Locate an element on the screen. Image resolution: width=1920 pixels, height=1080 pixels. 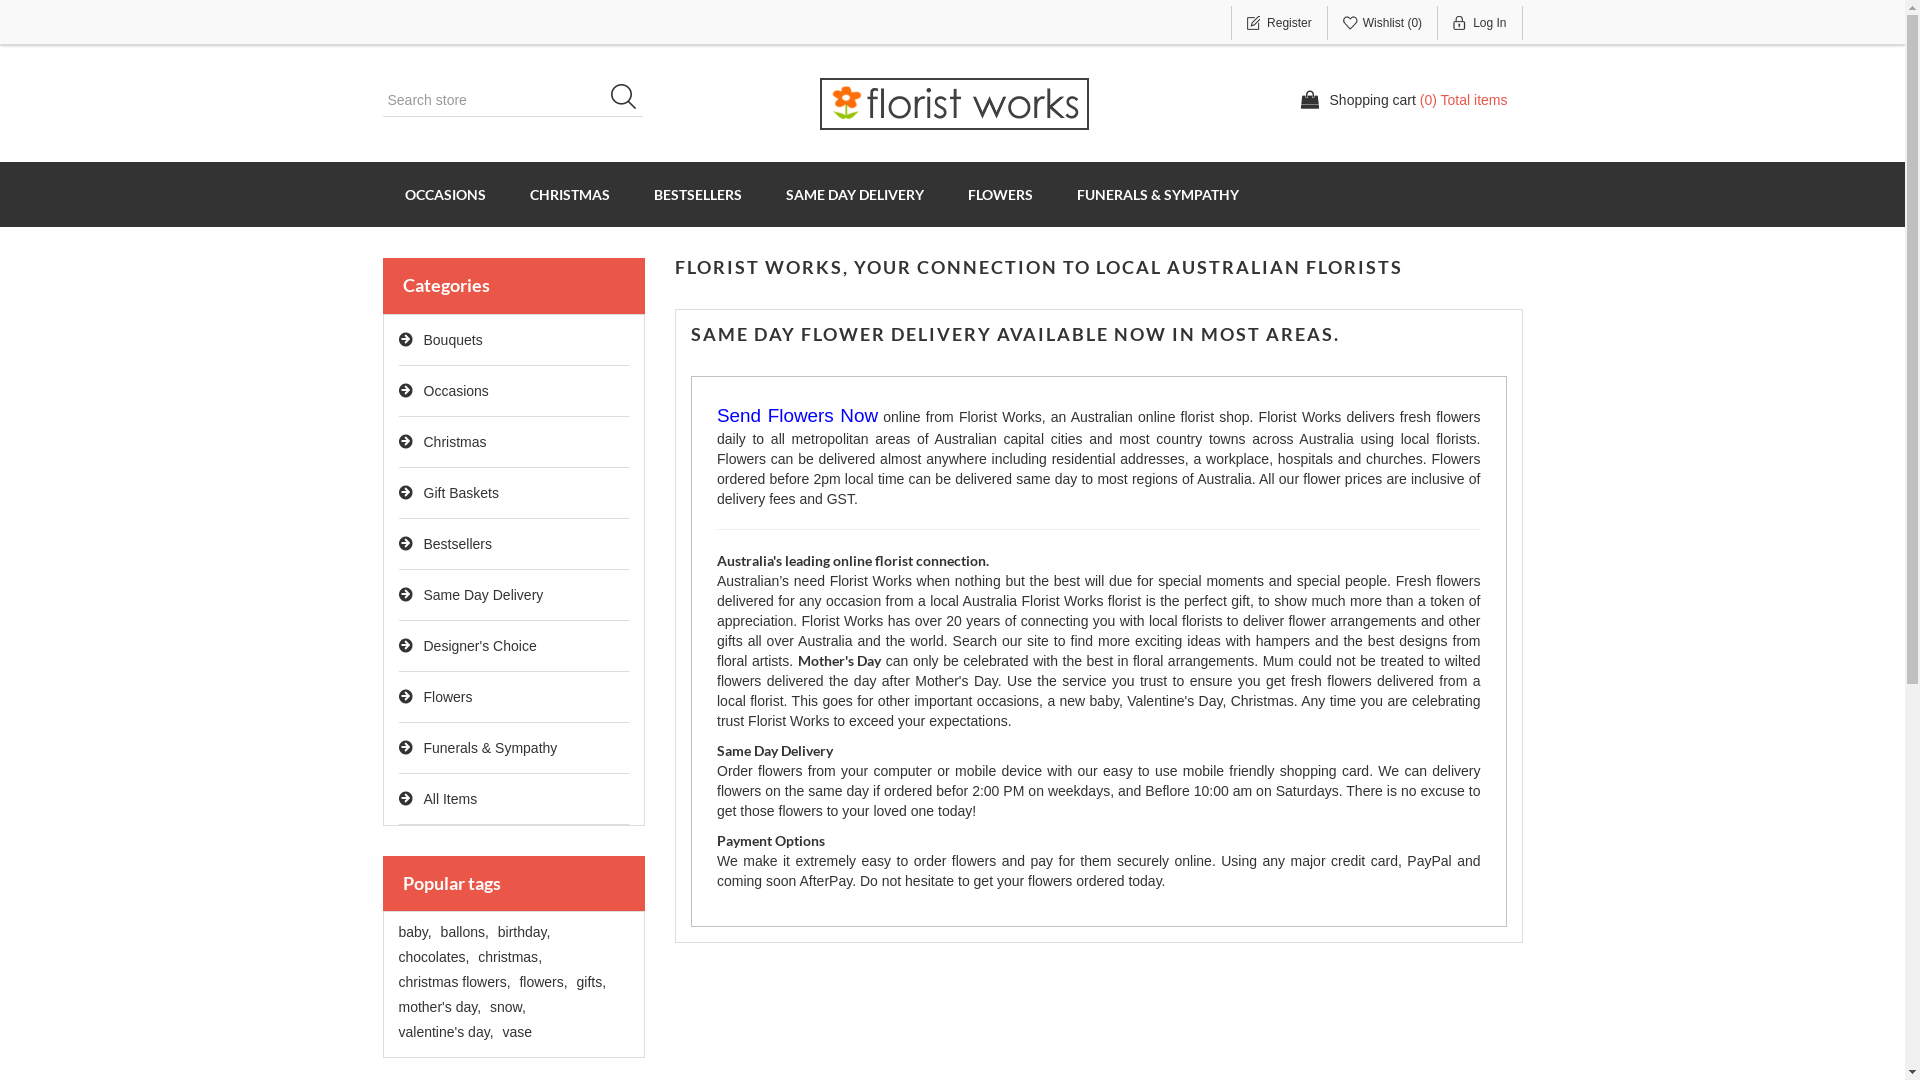
'birthday,' is located at coordinates (524, 932).